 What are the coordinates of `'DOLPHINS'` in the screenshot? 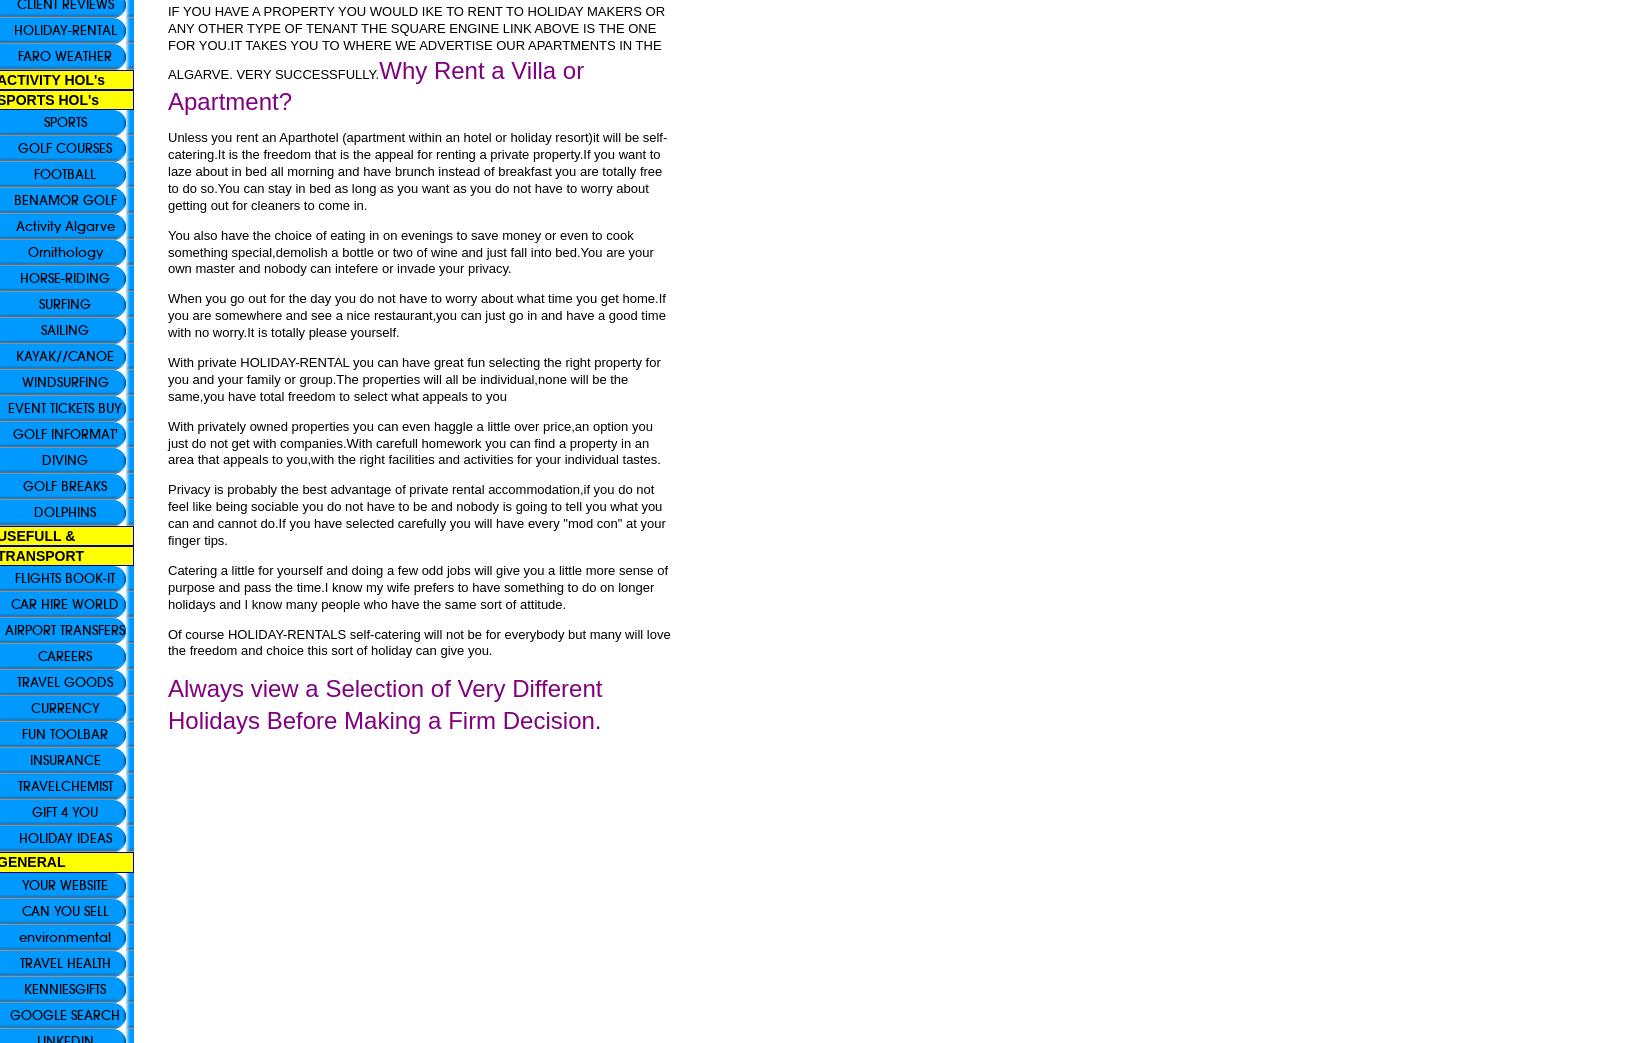 It's located at (65, 511).